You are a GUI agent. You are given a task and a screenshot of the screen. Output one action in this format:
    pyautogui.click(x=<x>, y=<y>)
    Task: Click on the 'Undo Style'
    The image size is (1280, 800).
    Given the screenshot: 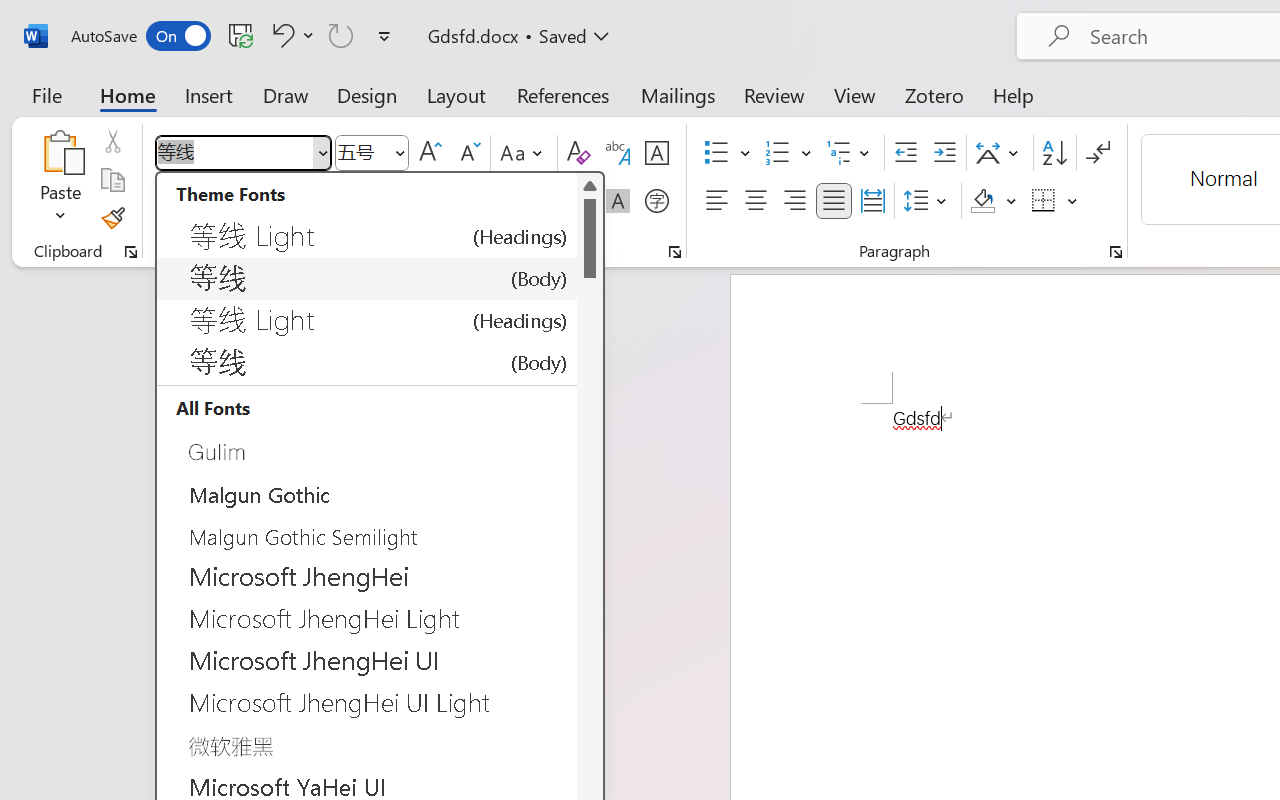 What is the action you would take?
    pyautogui.click(x=289, y=34)
    